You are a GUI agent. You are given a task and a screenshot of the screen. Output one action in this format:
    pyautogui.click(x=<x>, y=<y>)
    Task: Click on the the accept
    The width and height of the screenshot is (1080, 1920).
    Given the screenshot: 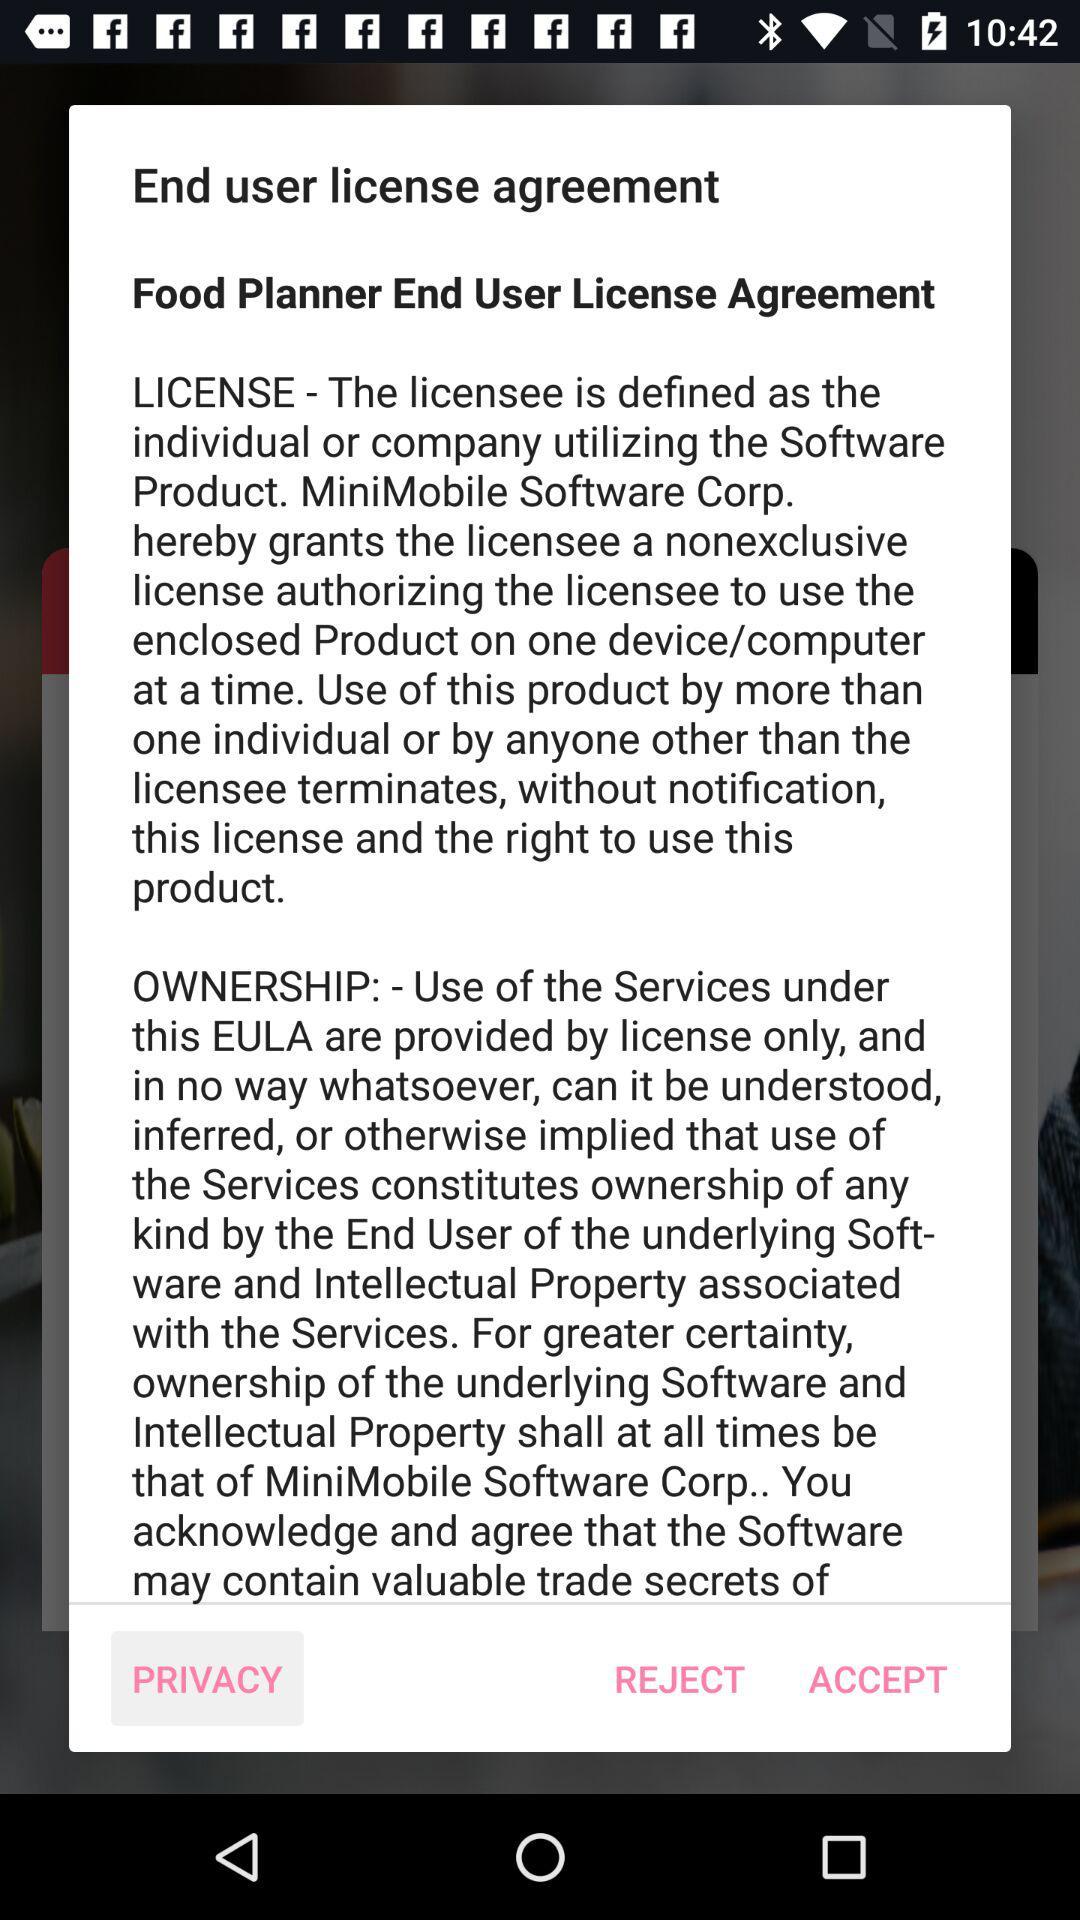 What is the action you would take?
    pyautogui.click(x=877, y=1678)
    